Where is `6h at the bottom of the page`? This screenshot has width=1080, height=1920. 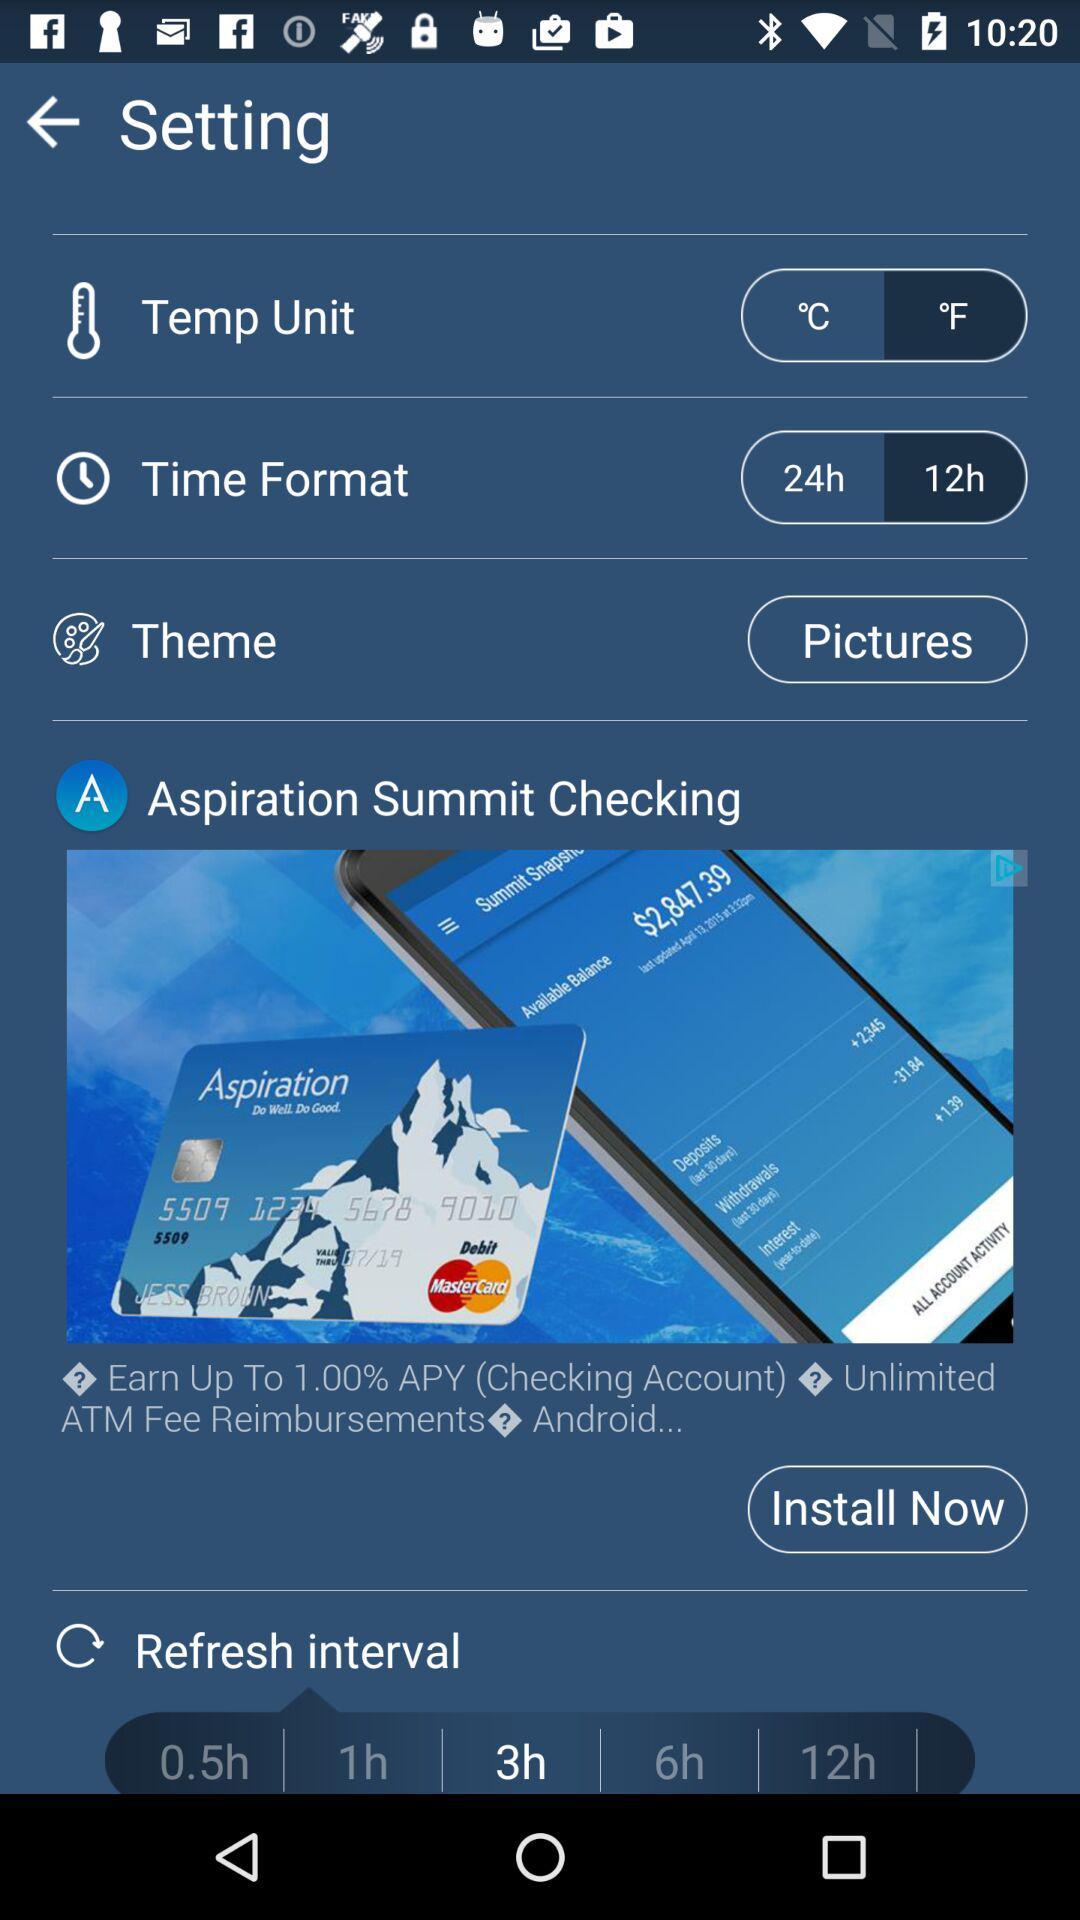 6h at the bottom of the page is located at coordinates (678, 1760).